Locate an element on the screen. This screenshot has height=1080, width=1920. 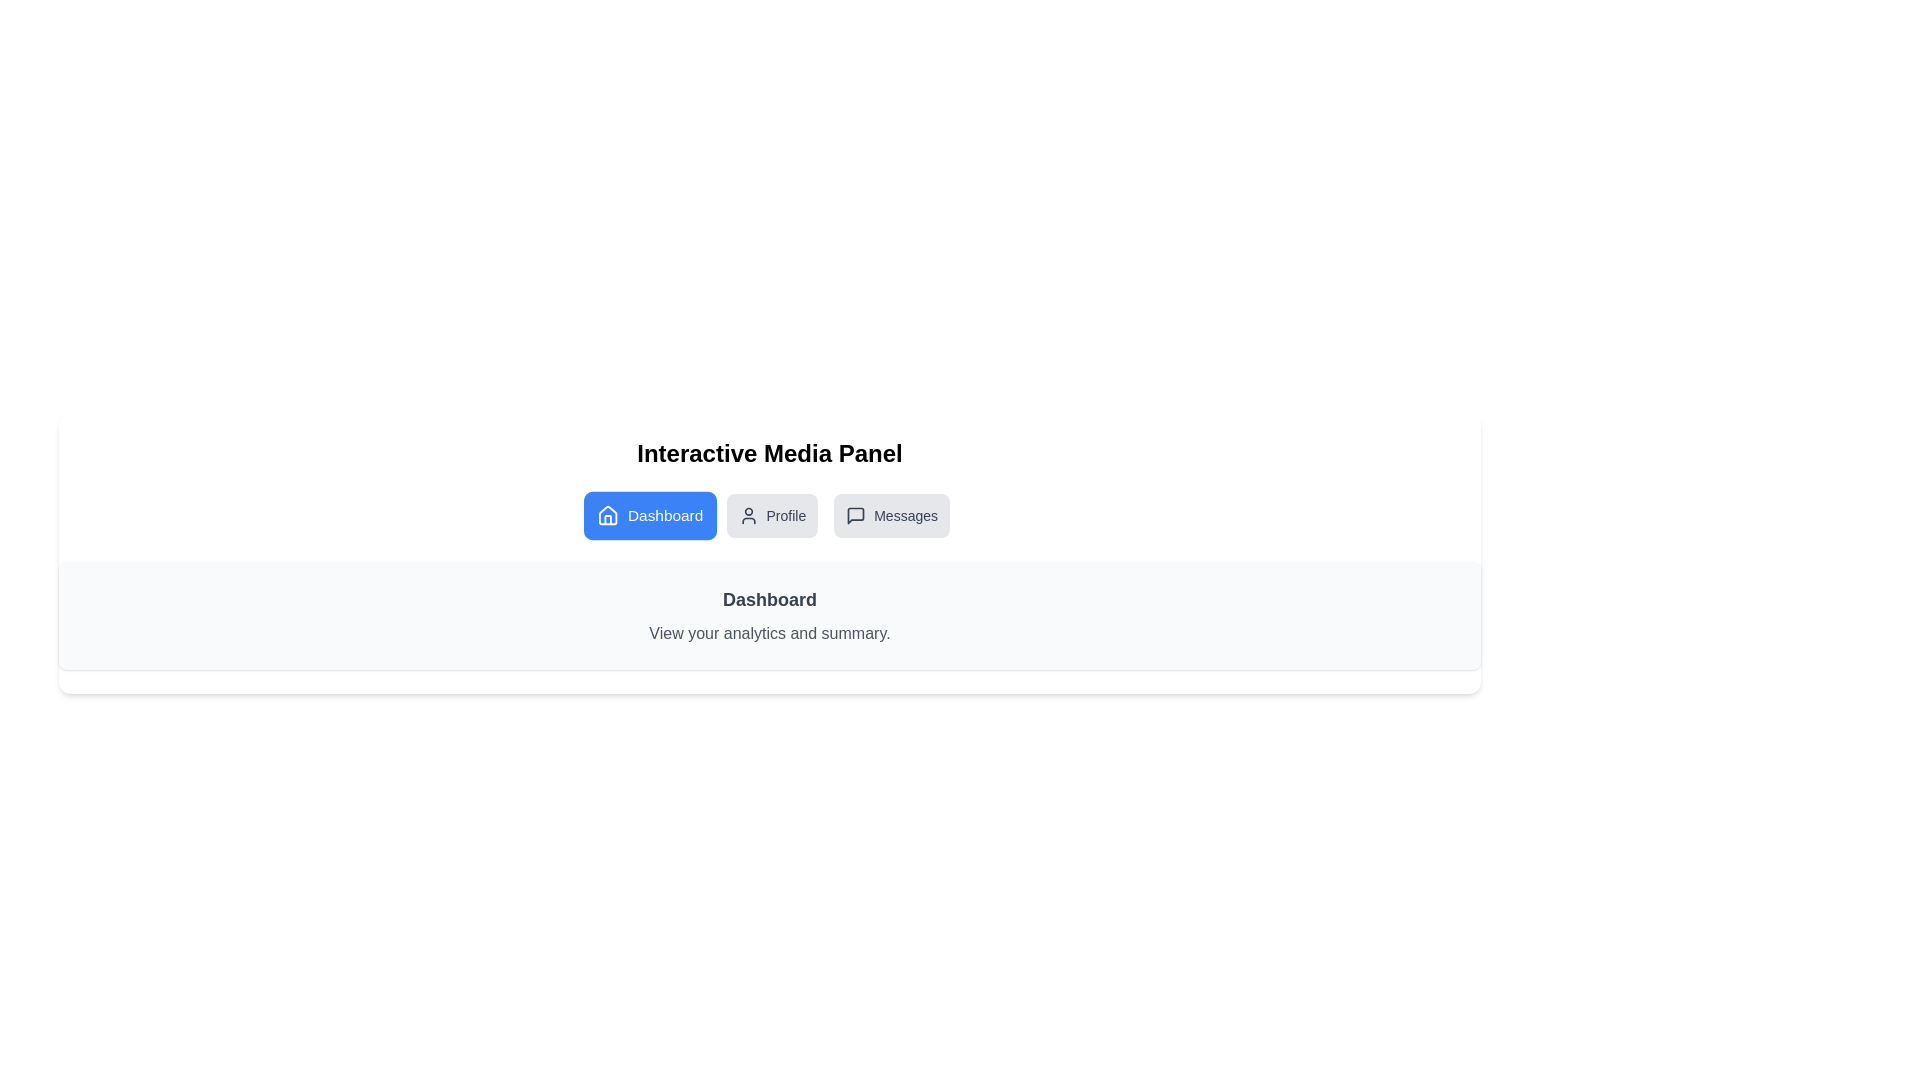
the Messages tab is located at coordinates (891, 515).